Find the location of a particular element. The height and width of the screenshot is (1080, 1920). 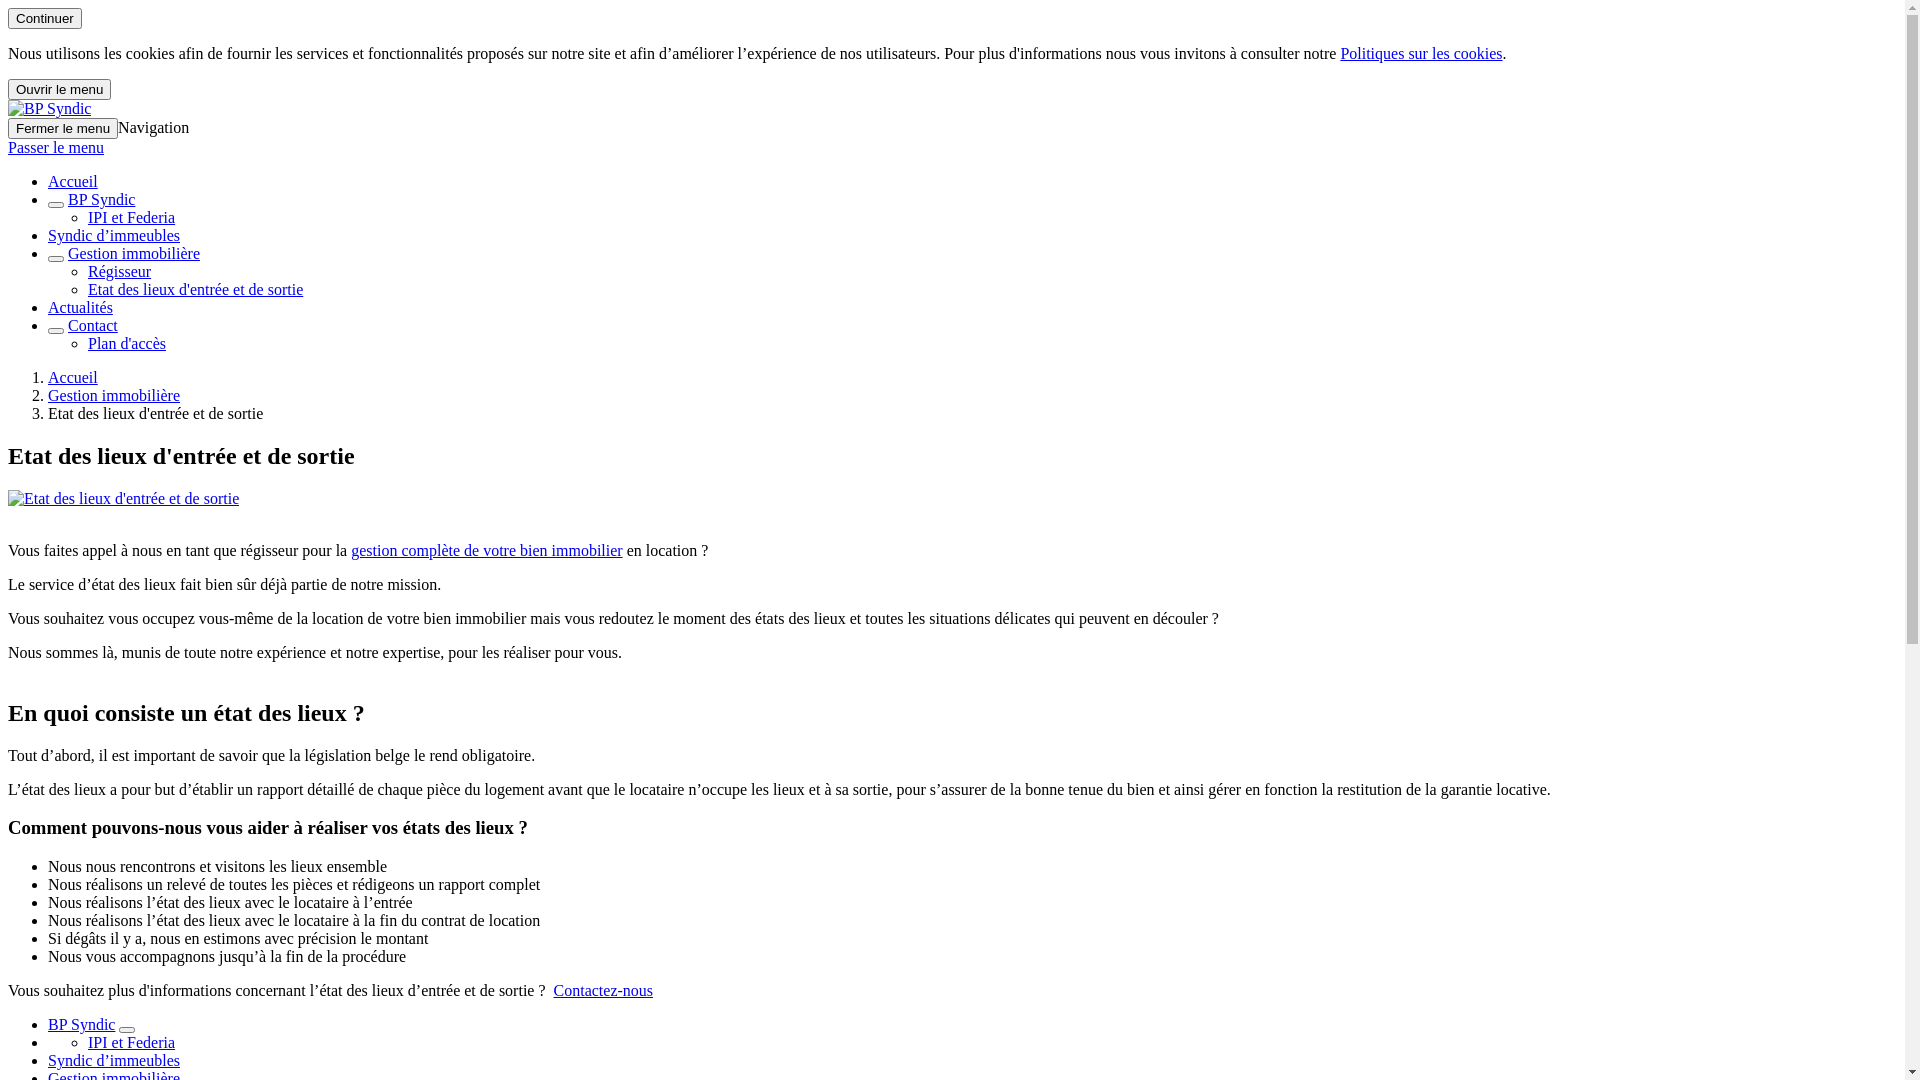

'Continuer' is located at coordinates (44, 18).